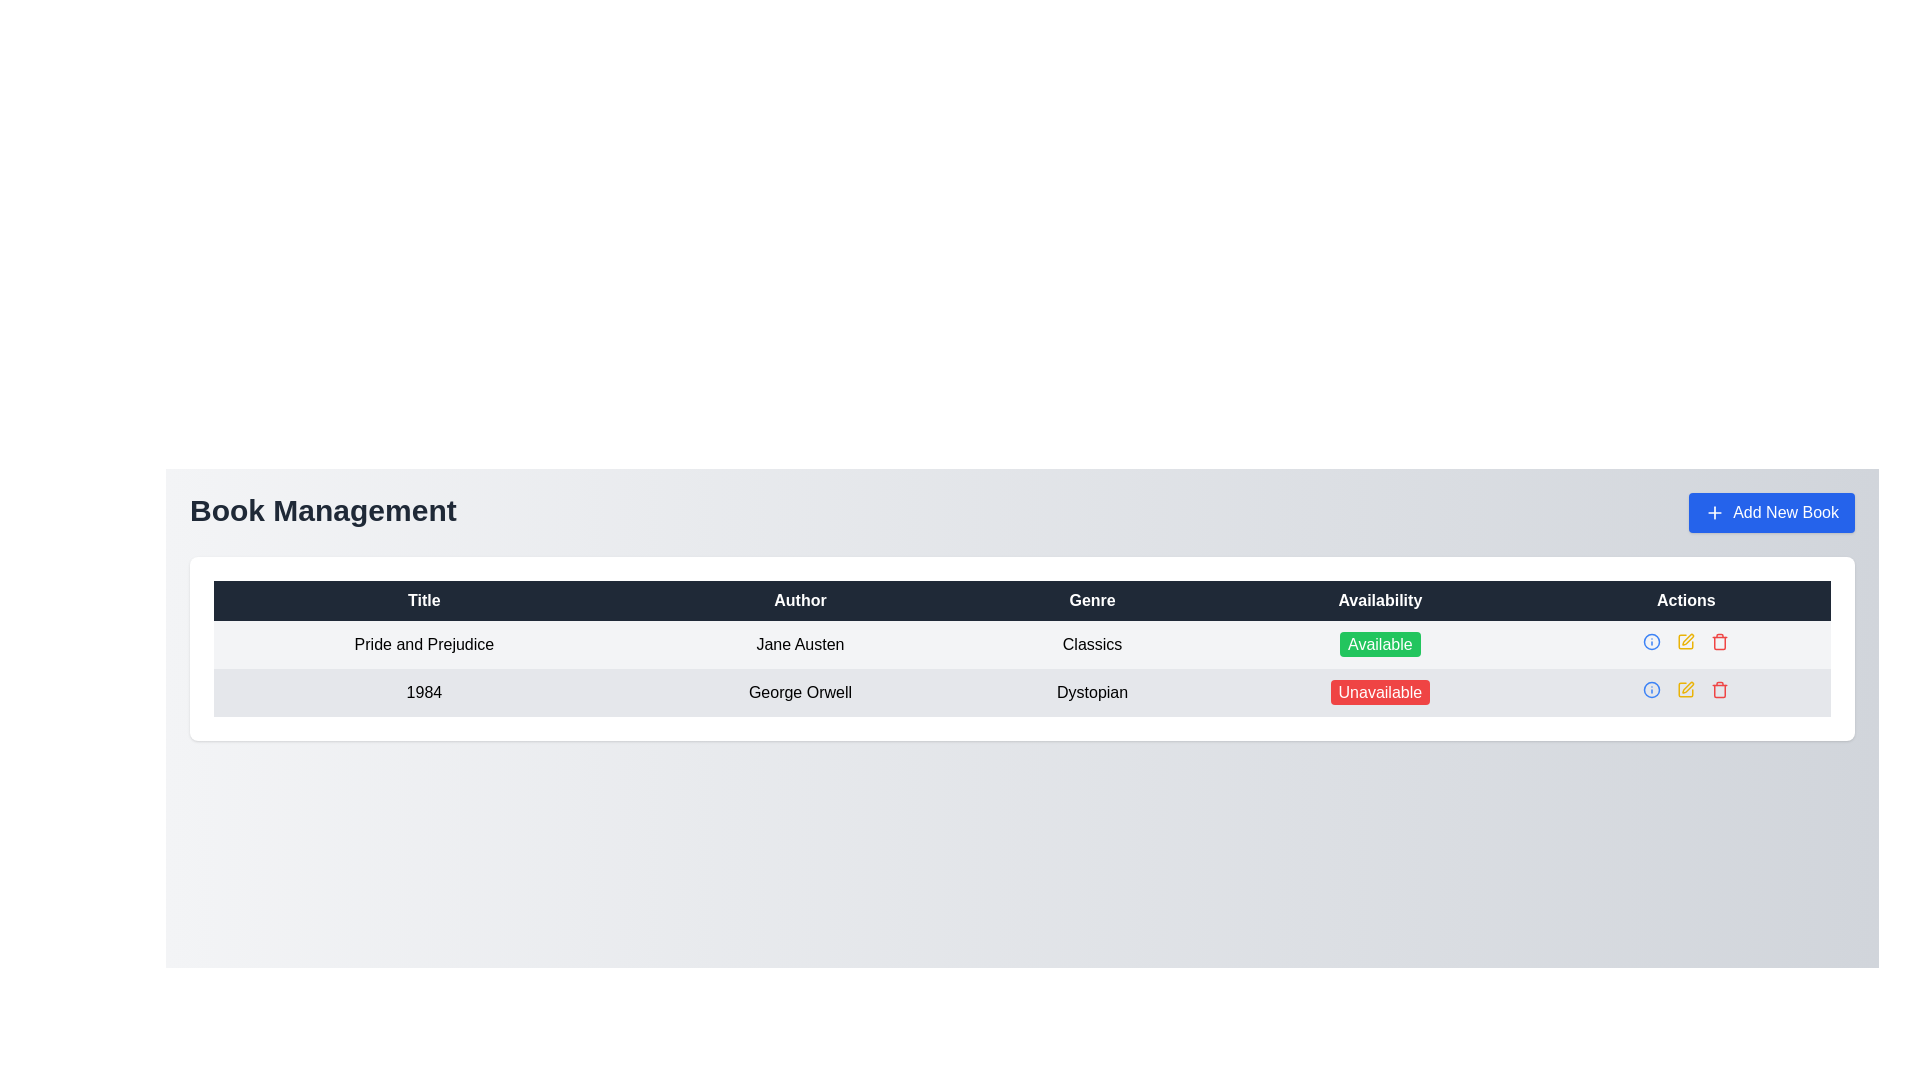  I want to click on the blue circular icon with an 'i' symbol in the 'Actions' column of the second row of the table, so click(1652, 641).